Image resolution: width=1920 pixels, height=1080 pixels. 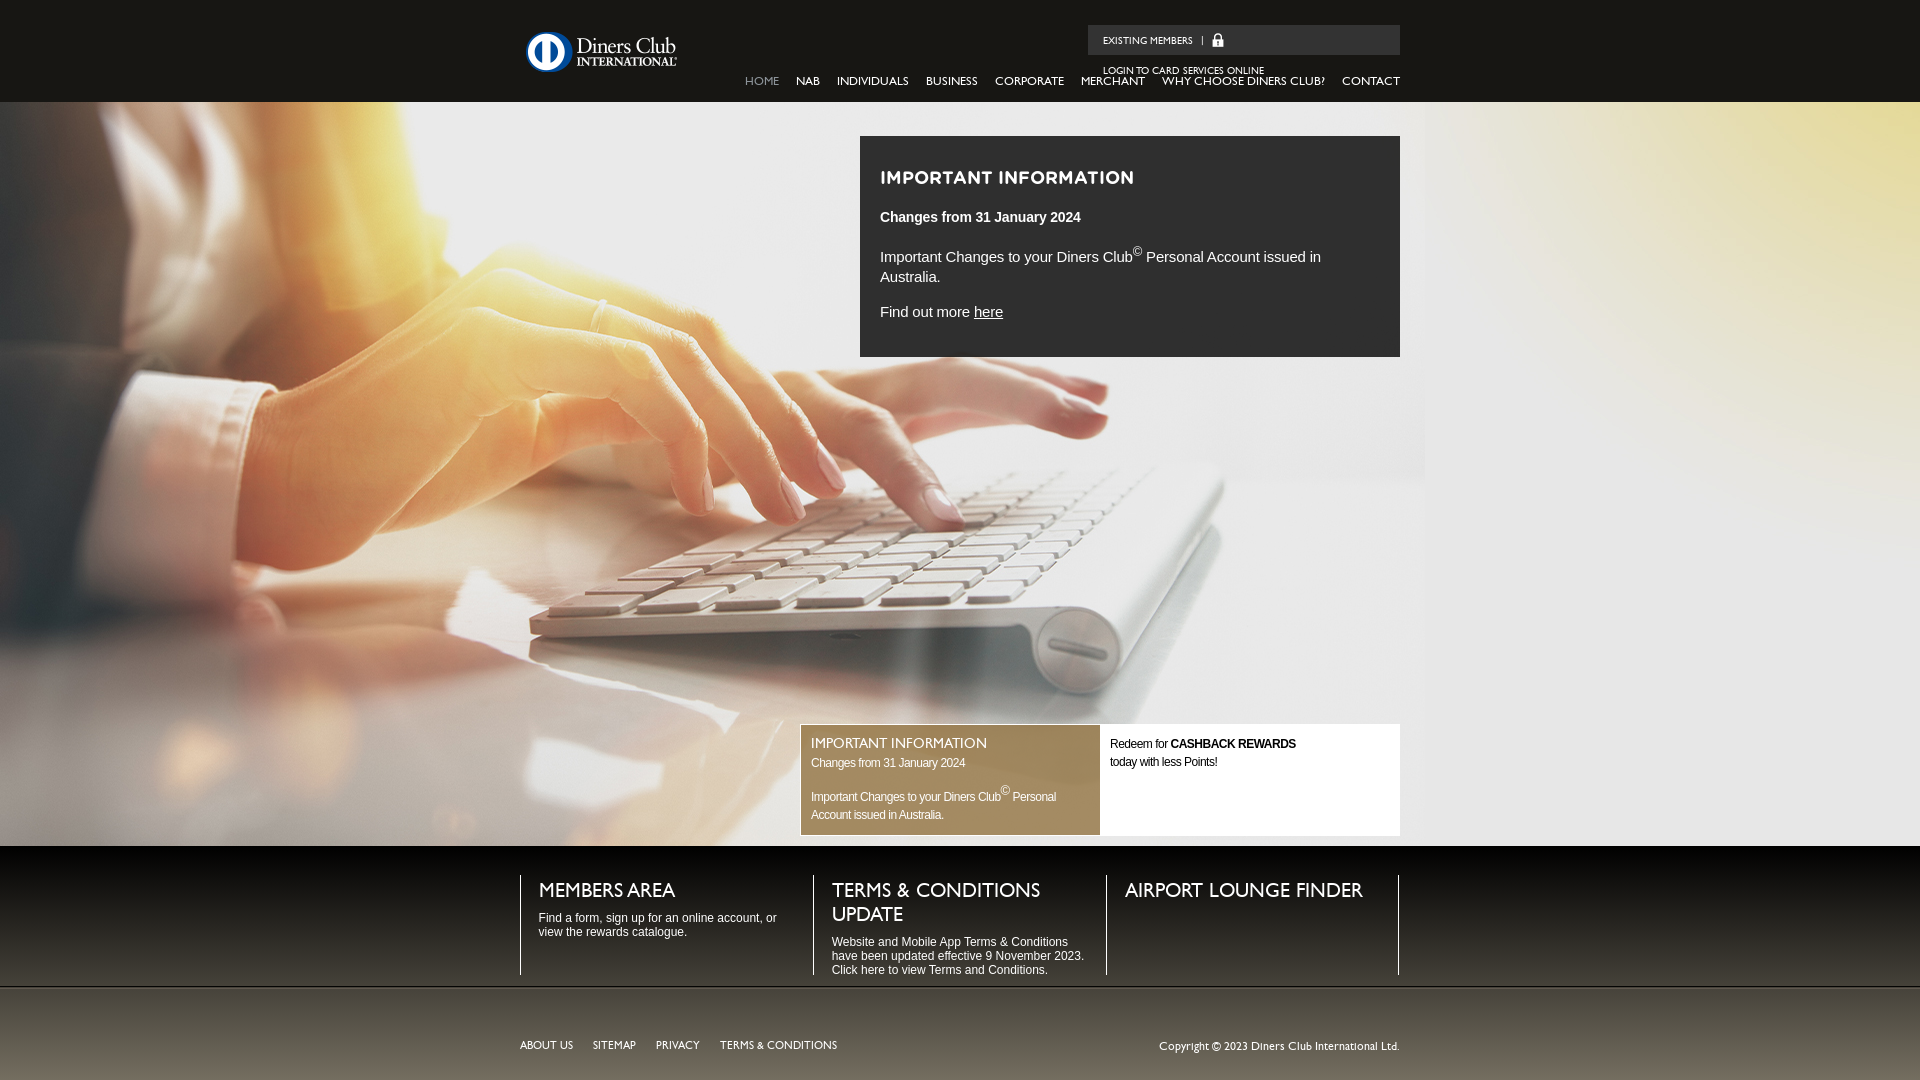 I want to click on 'SITEMAP', so click(x=613, y=1044).